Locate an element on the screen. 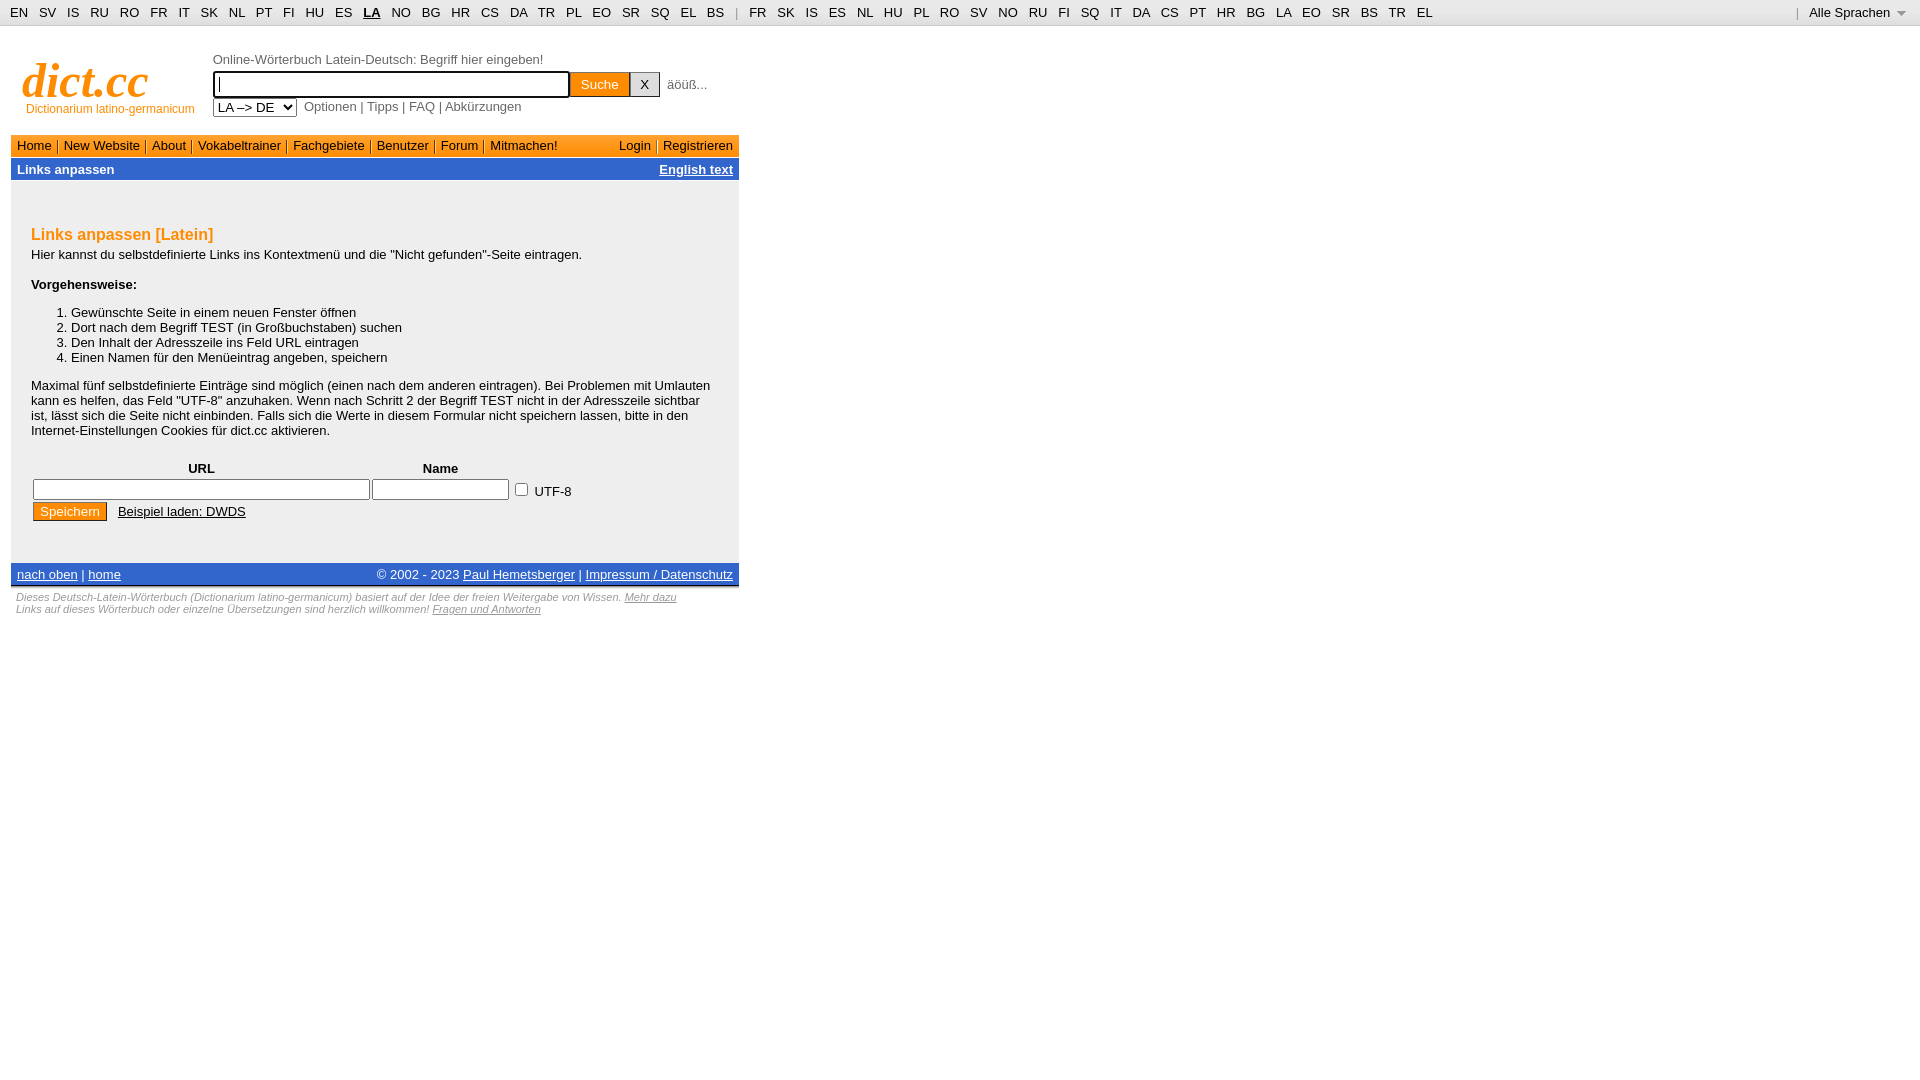 This screenshot has height=1080, width=1920. 'FI' is located at coordinates (1056, 12).